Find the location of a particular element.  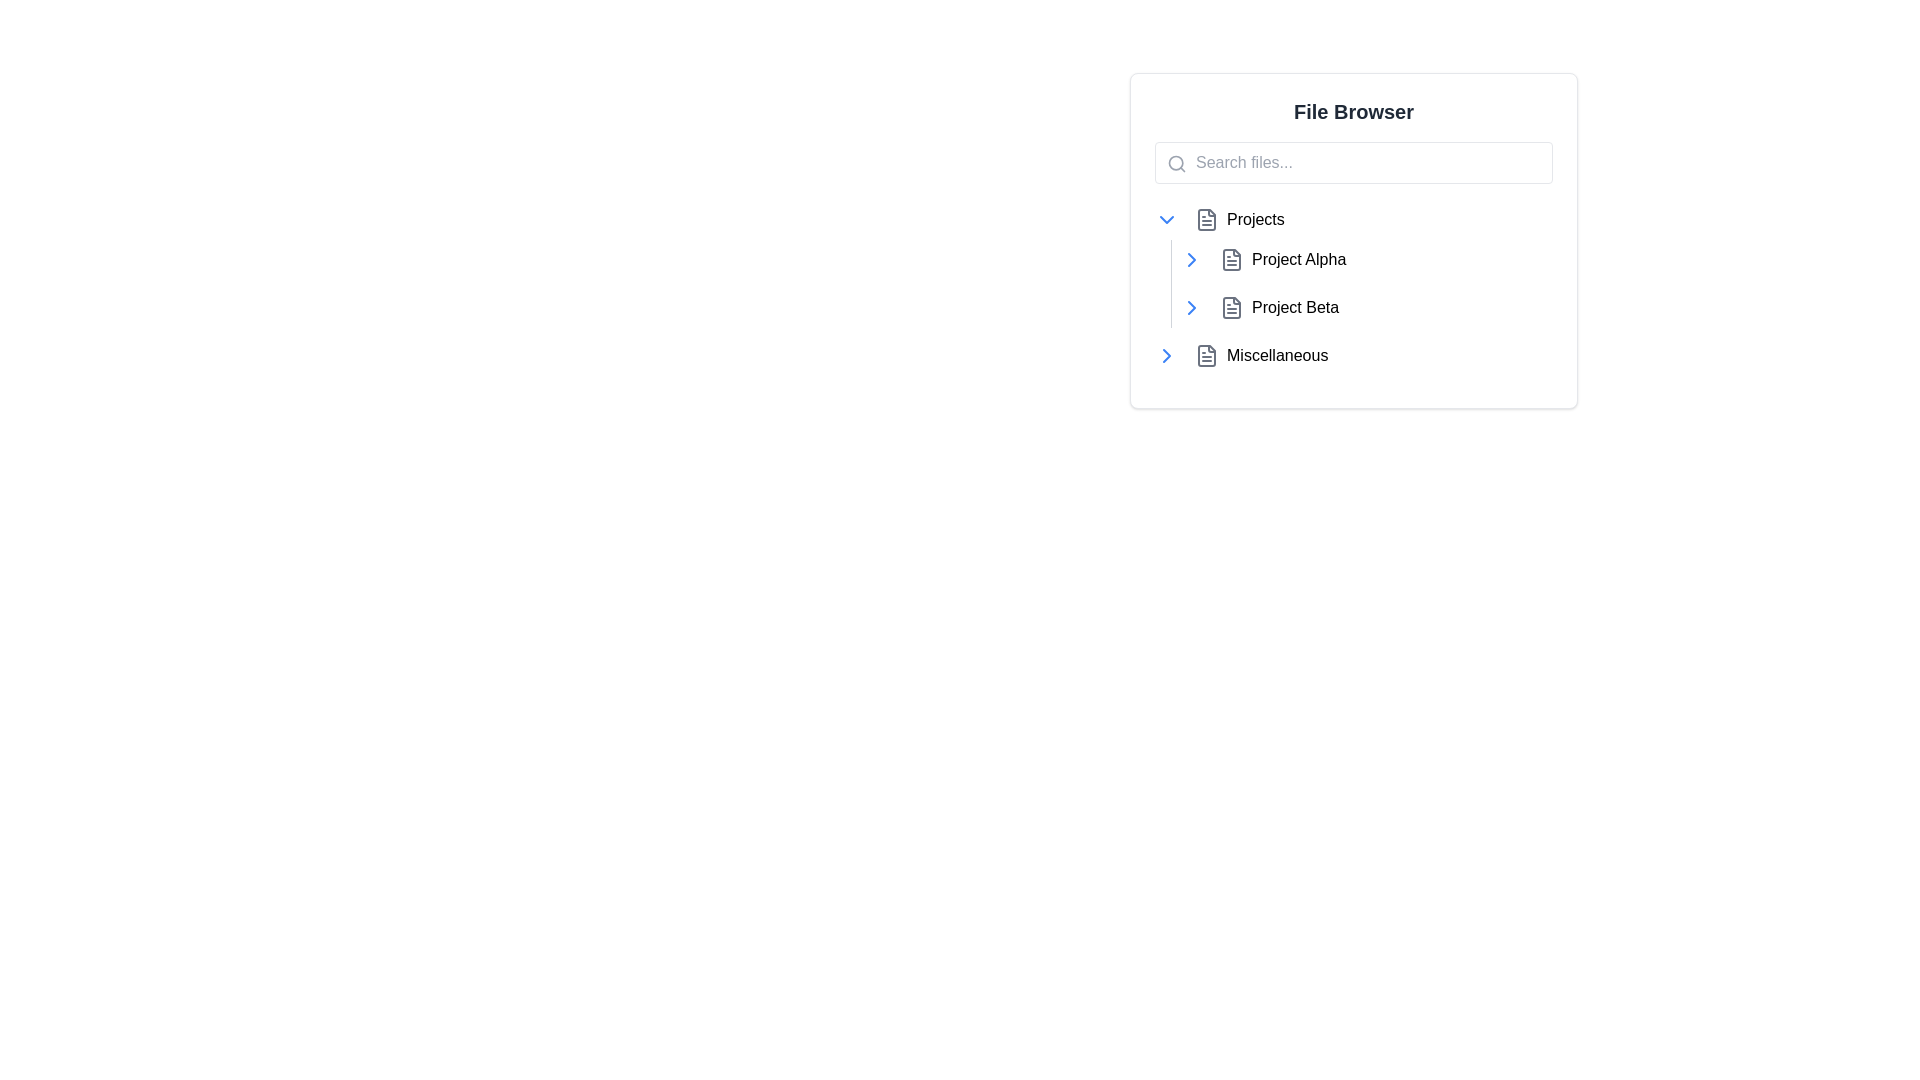

the expansion button to the left of the 'Project Alpha' label in the file browser interface is located at coordinates (1191, 258).